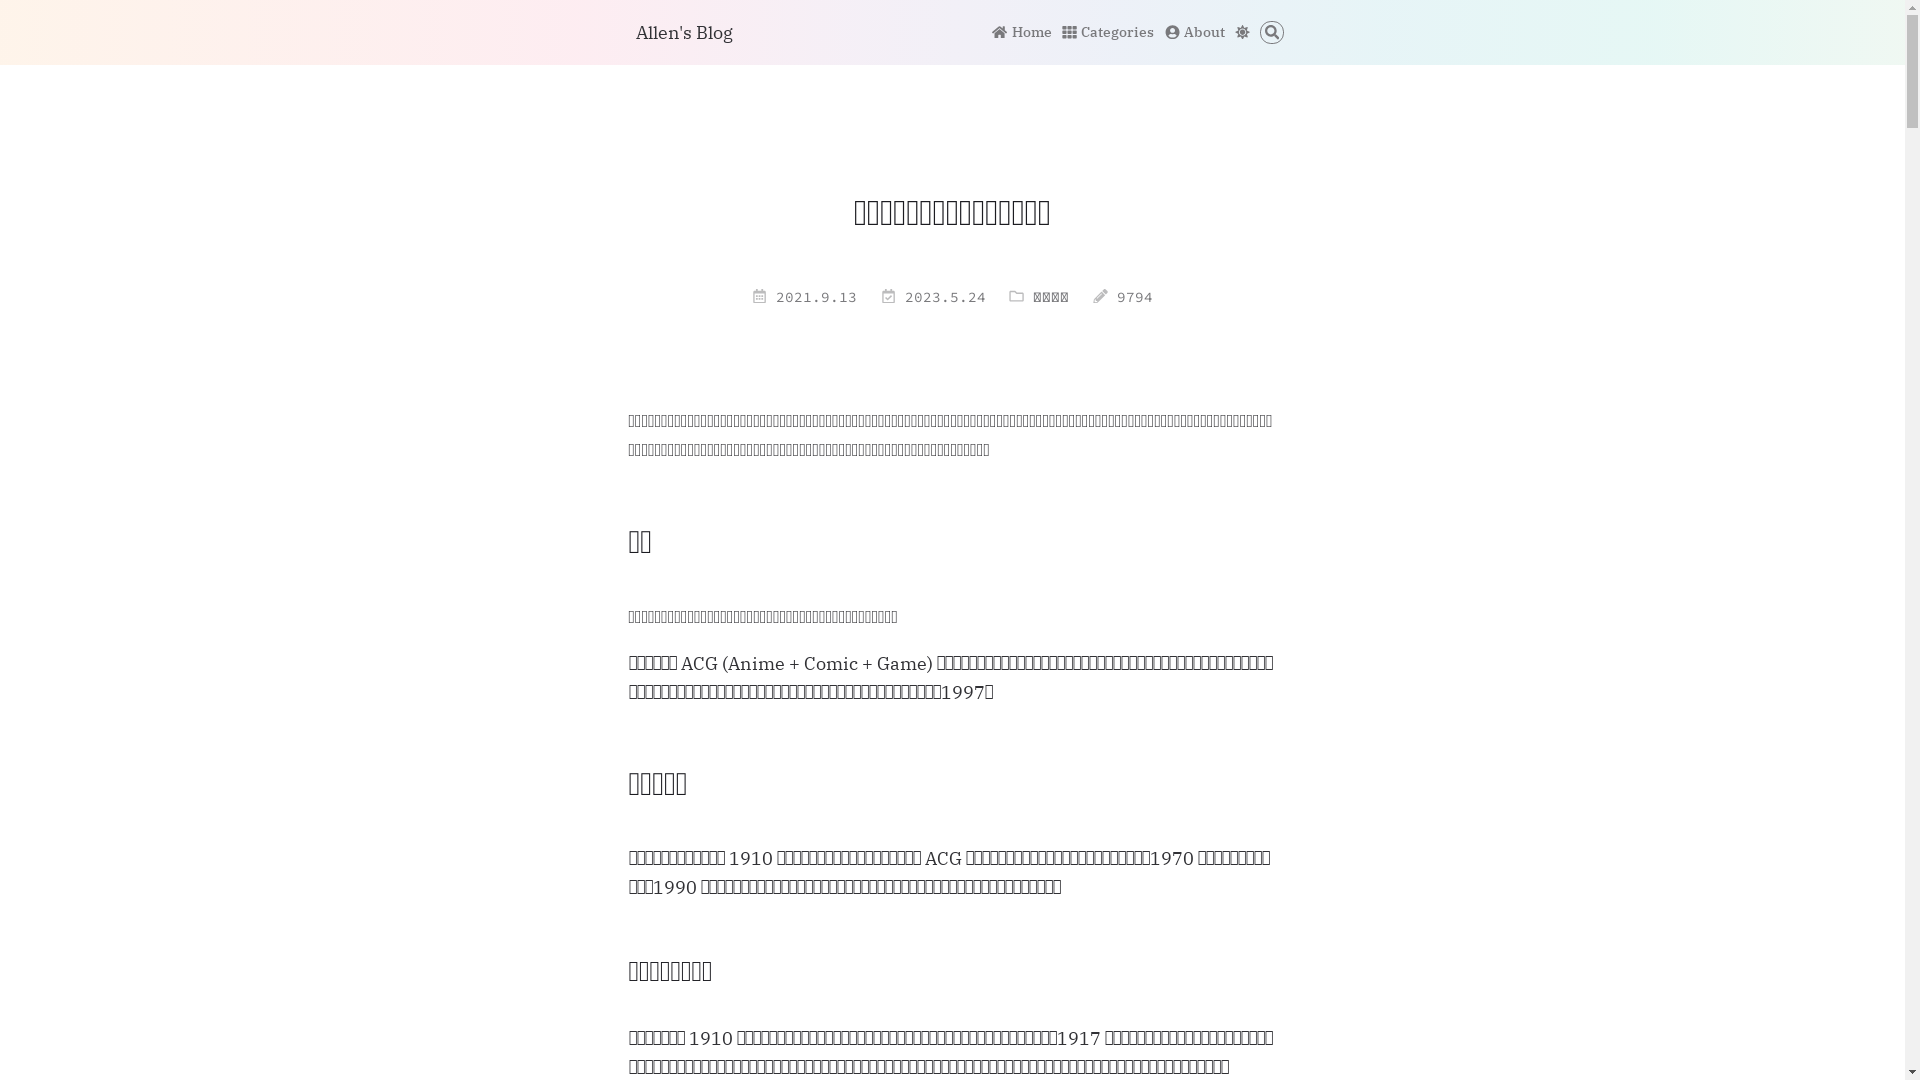 The image size is (1920, 1080). Describe the element at coordinates (684, 32) in the screenshot. I see `'Allen's Blog'` at that location.